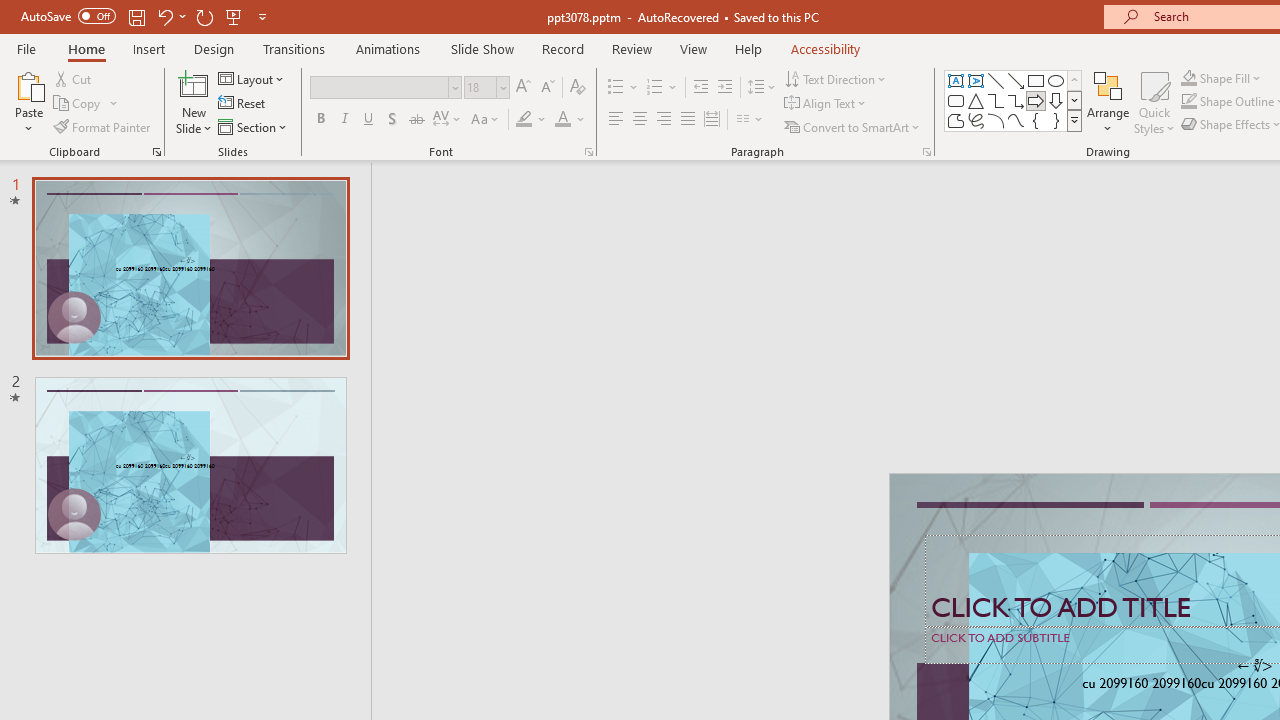 Image resolution: width=1280 pixels, height=720 pixels. What do you see at coordinates (1189, 101) in the screenshot?
I see `'Shape Outline Green, Accent 1'` at bounding box center [1189, 101].